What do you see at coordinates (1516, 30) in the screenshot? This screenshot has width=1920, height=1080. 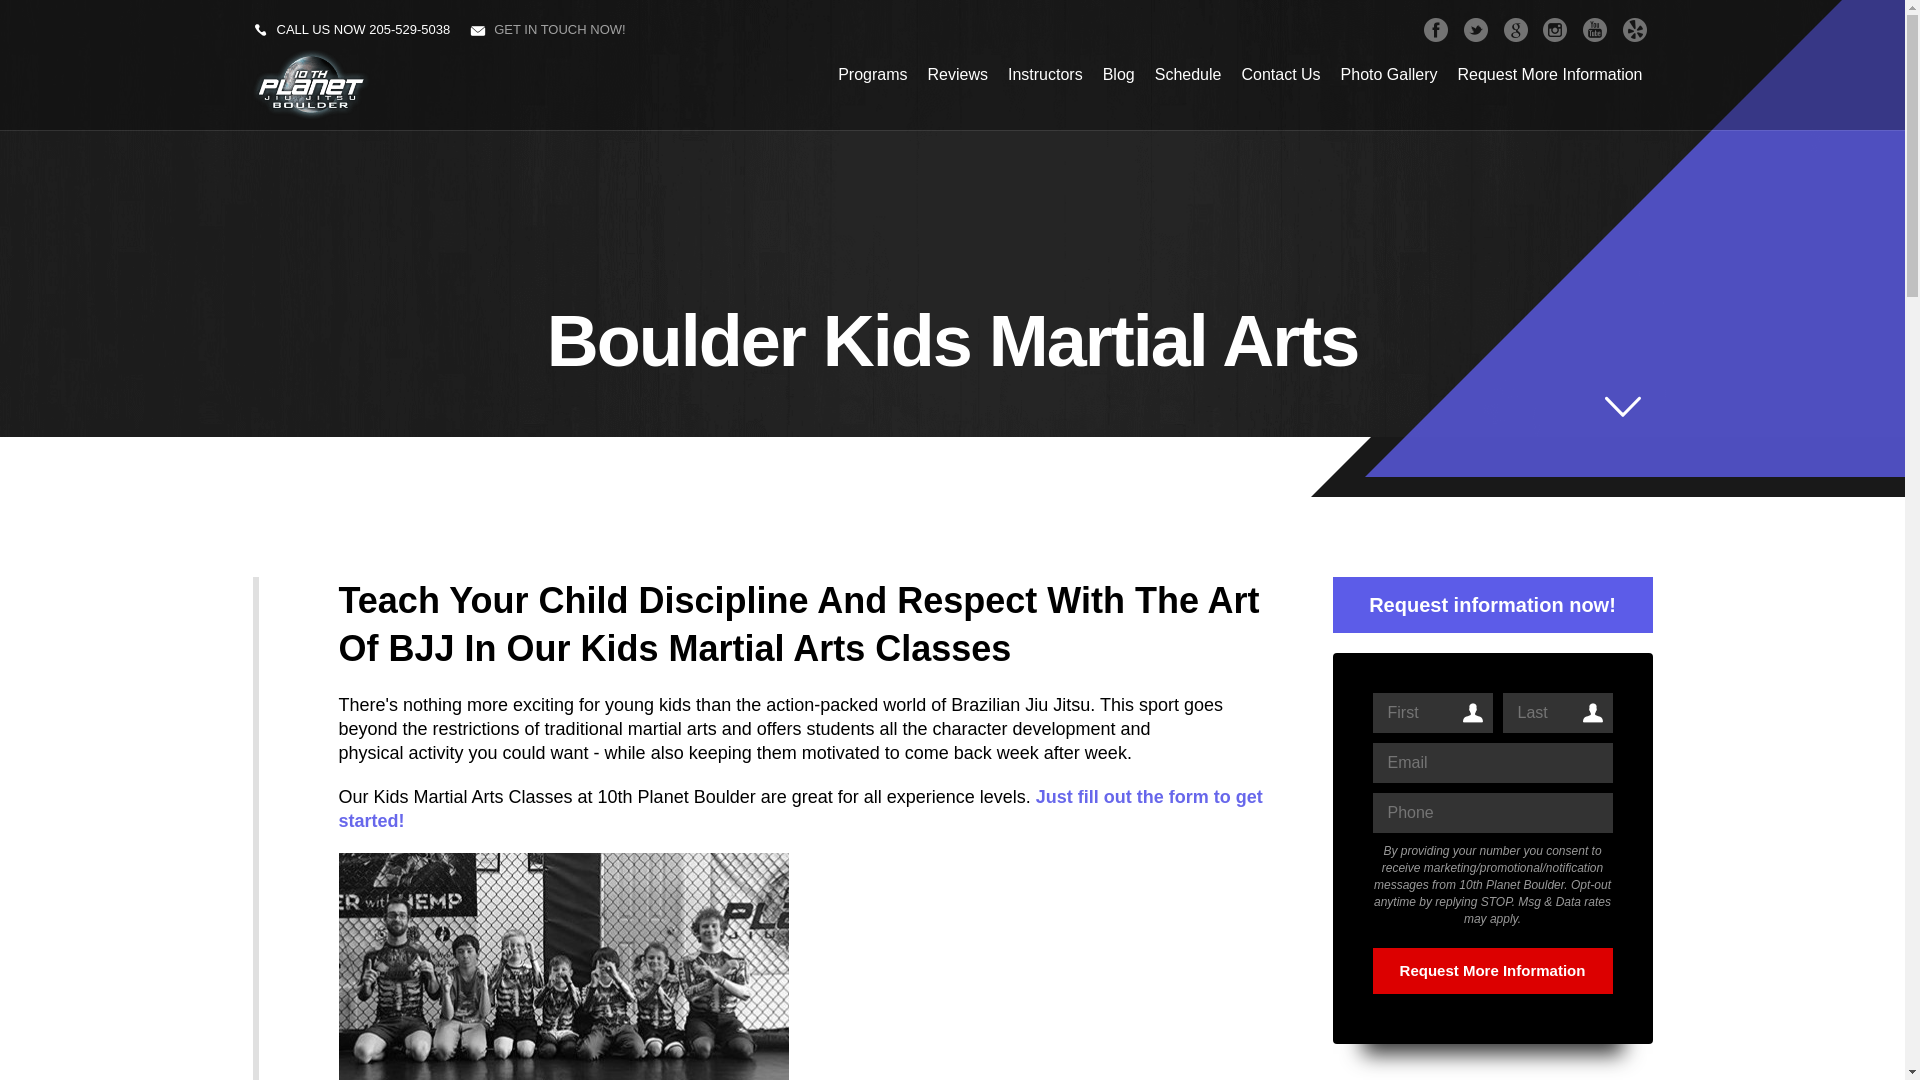 I see `'GOOGLEPLUS'` at bounding box center [1516, 30].